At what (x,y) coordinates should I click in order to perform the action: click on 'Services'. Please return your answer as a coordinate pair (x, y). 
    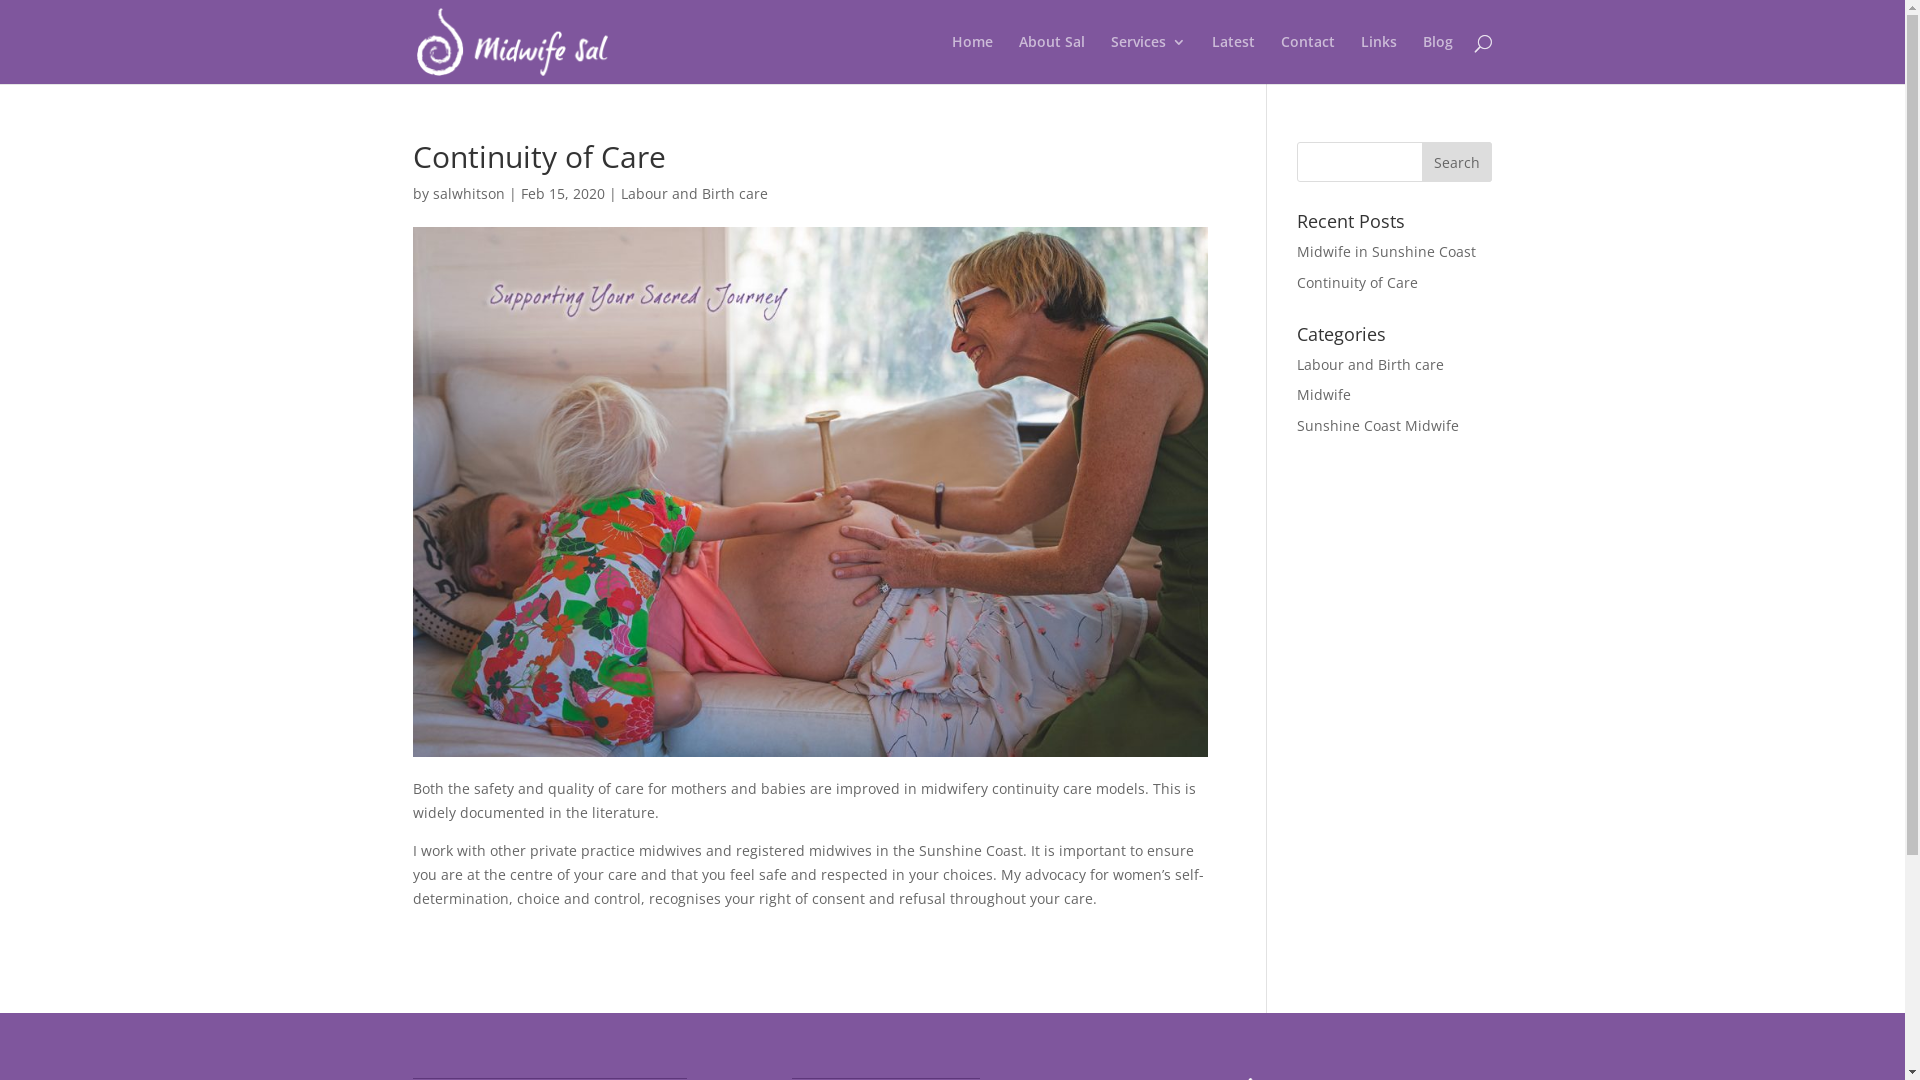
    Looking at the image, I should click on (1147, 58).